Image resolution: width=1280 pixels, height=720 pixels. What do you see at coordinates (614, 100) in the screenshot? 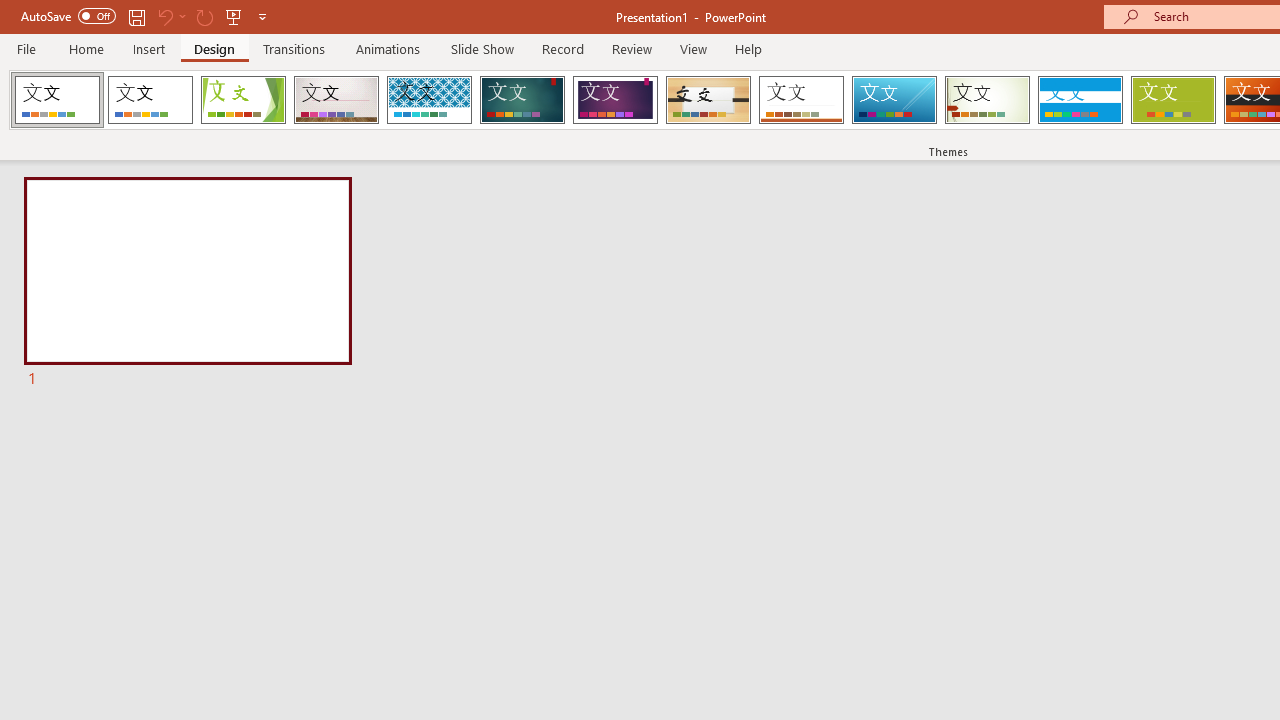
I see `'Ion Boardroom Loading Preview...'` at bounding box center [614, 100].